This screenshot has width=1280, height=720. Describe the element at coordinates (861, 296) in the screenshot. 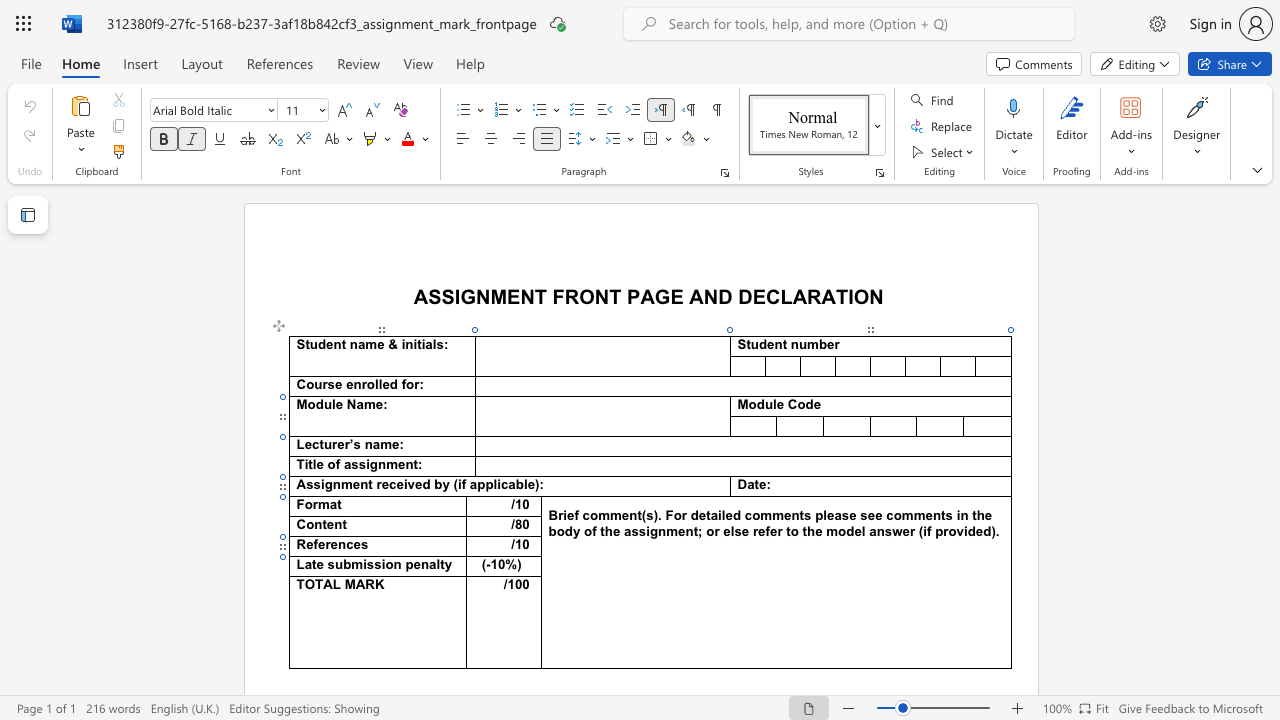

I see `the 1th character "O" in the text` at that location.